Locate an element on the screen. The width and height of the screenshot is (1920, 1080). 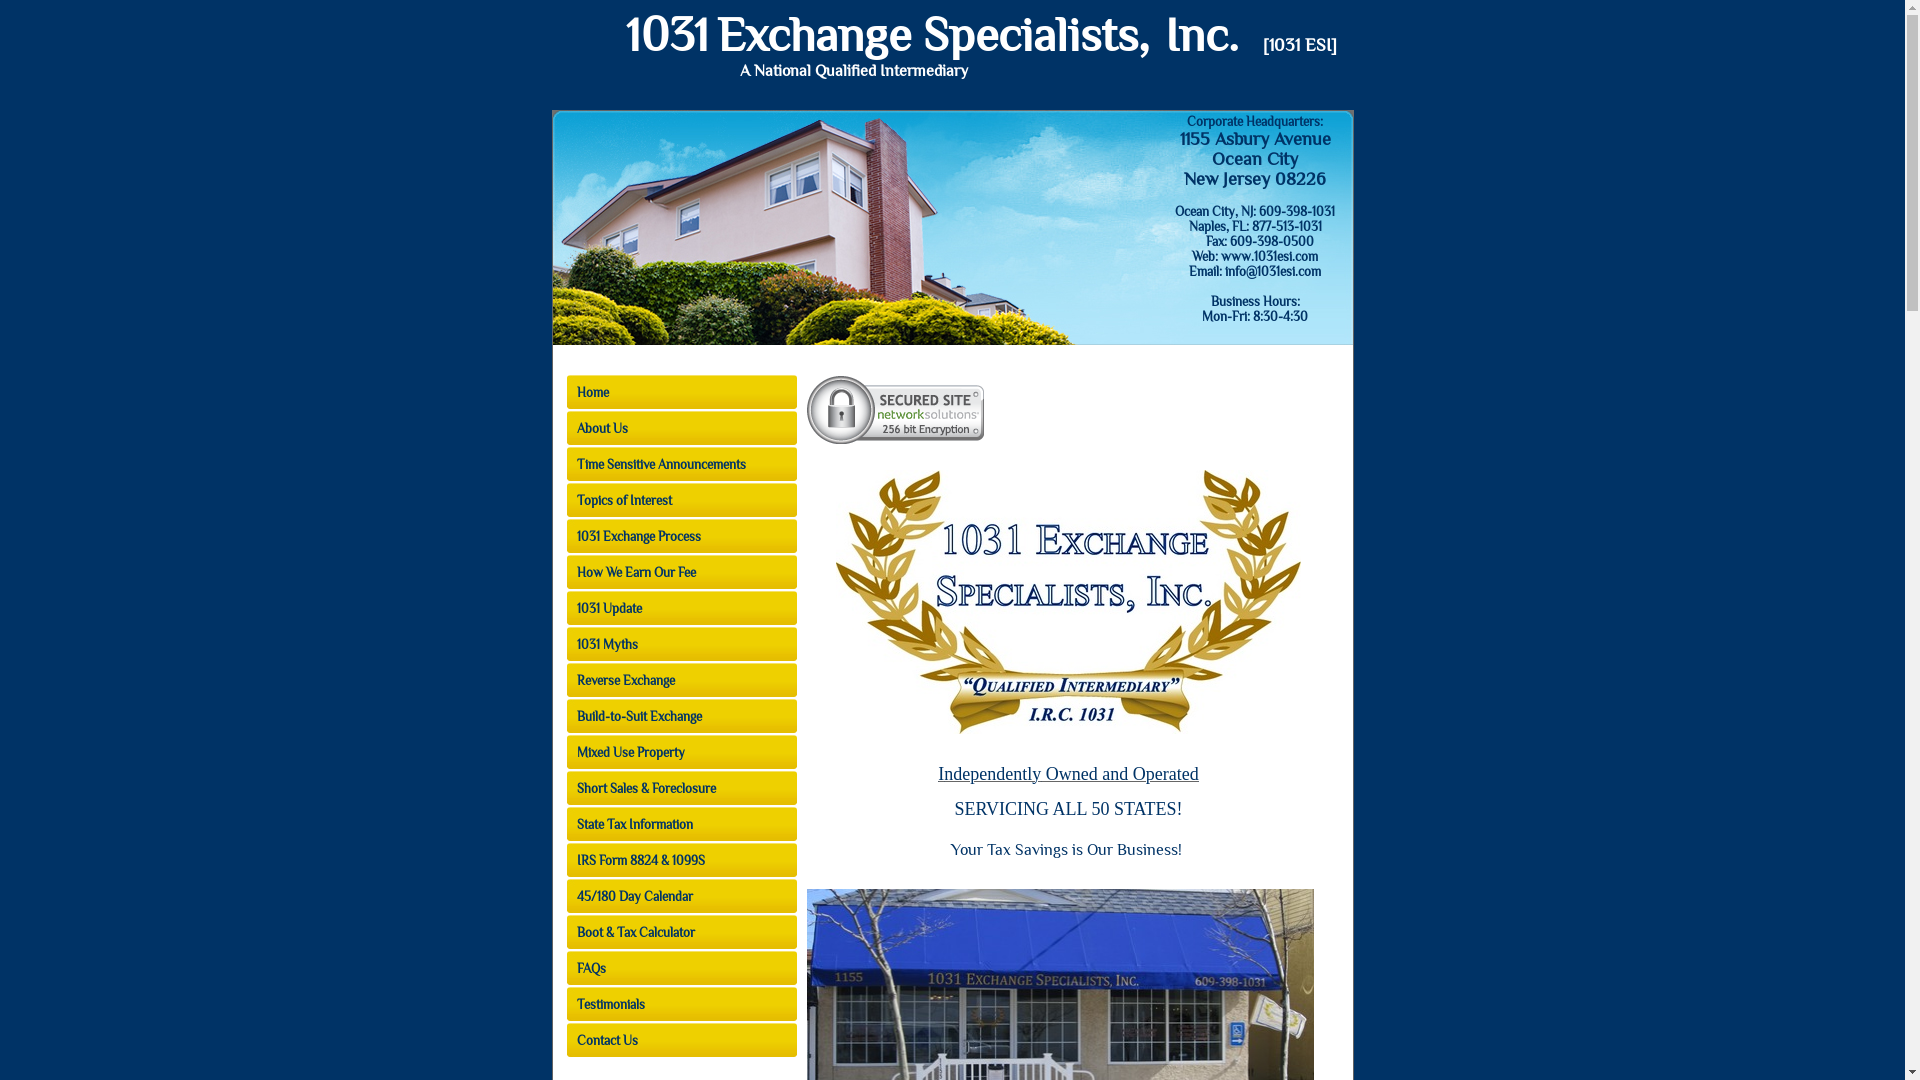
'Short Sales & Foreclosure' is located at coordinates (681, 787).